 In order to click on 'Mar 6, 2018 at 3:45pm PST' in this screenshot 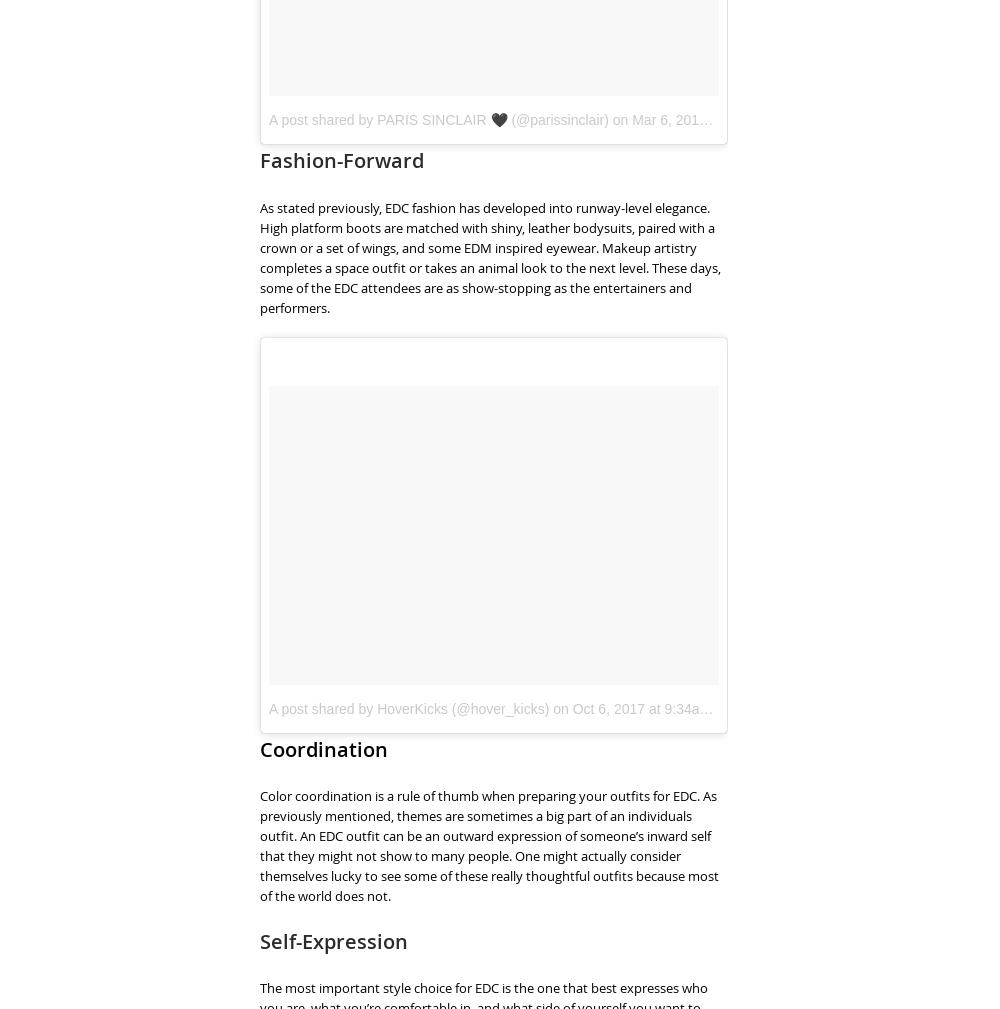, I will do `click(717, 118)`.